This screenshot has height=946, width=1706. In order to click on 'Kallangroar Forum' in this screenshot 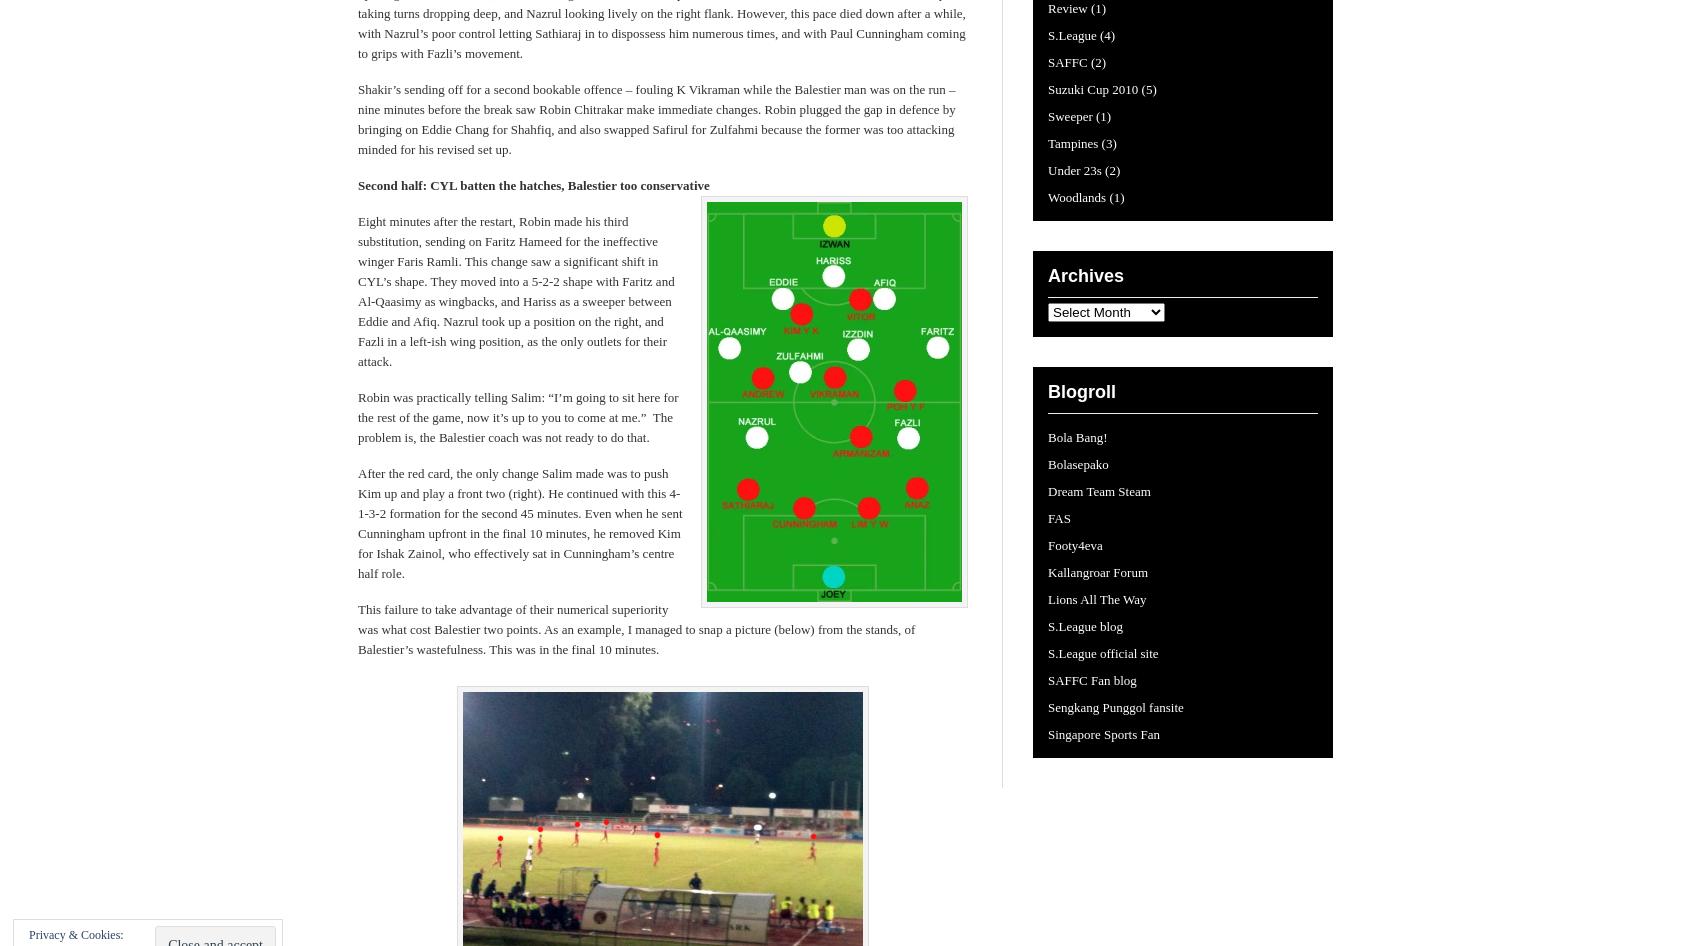, I will do `click(1097, 571)`.